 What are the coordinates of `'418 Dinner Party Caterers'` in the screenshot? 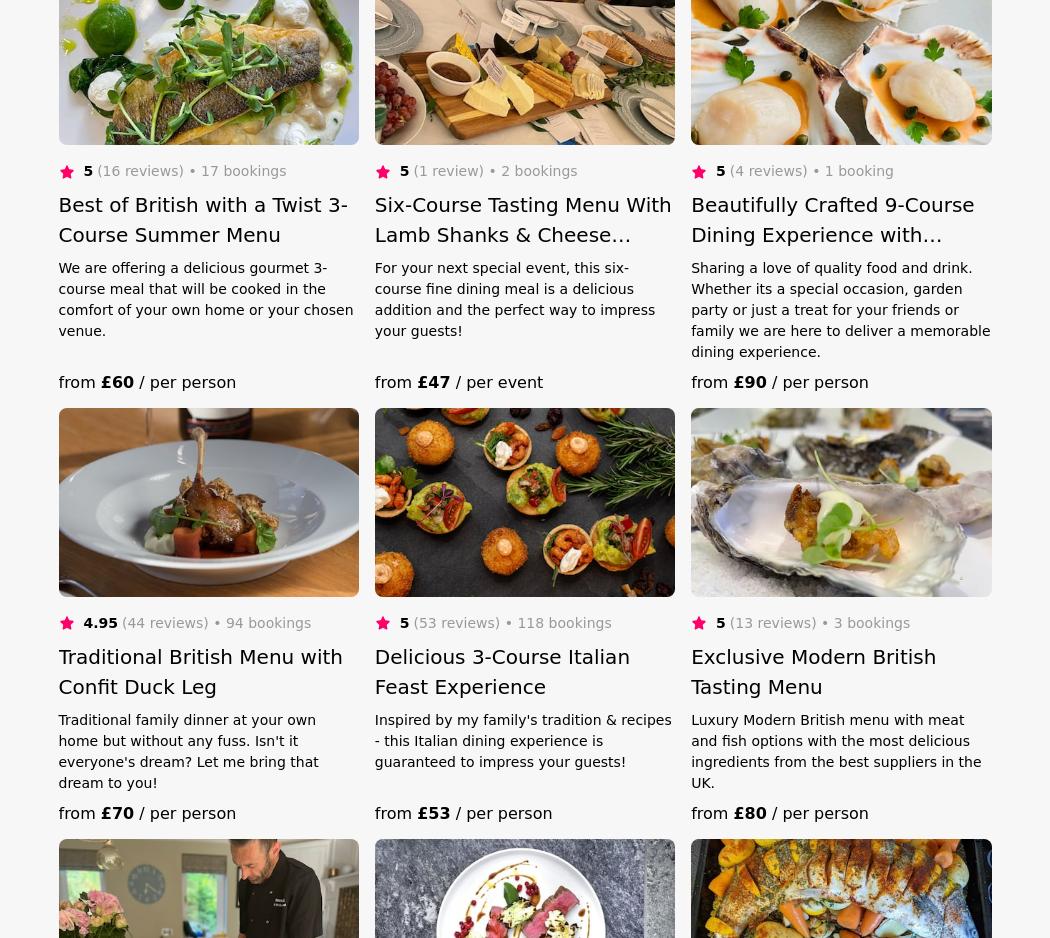 It's located at (175, 15).